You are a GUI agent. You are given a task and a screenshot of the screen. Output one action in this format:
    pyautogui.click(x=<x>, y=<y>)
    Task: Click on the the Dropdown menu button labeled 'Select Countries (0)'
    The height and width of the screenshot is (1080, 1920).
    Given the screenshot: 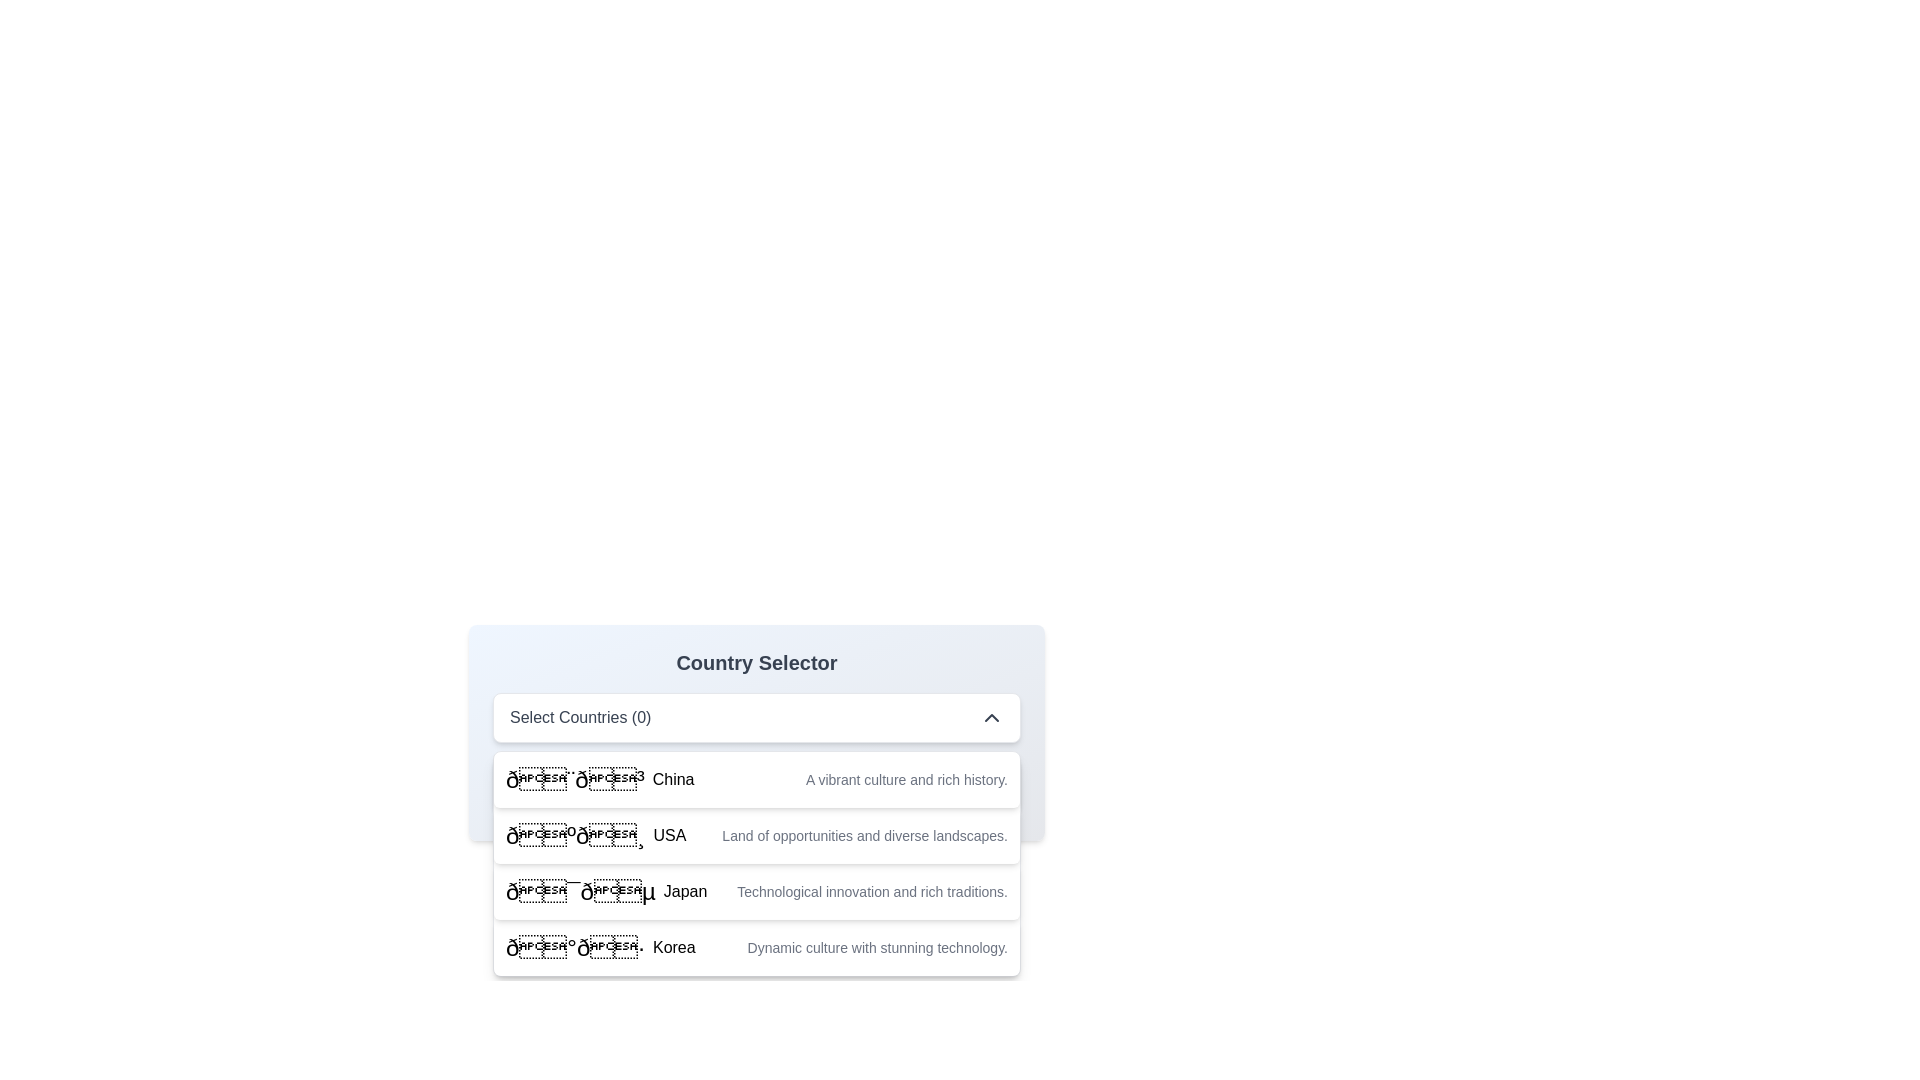 What is the action you would take?
    pyautogui.click(x=756, y=716)
    